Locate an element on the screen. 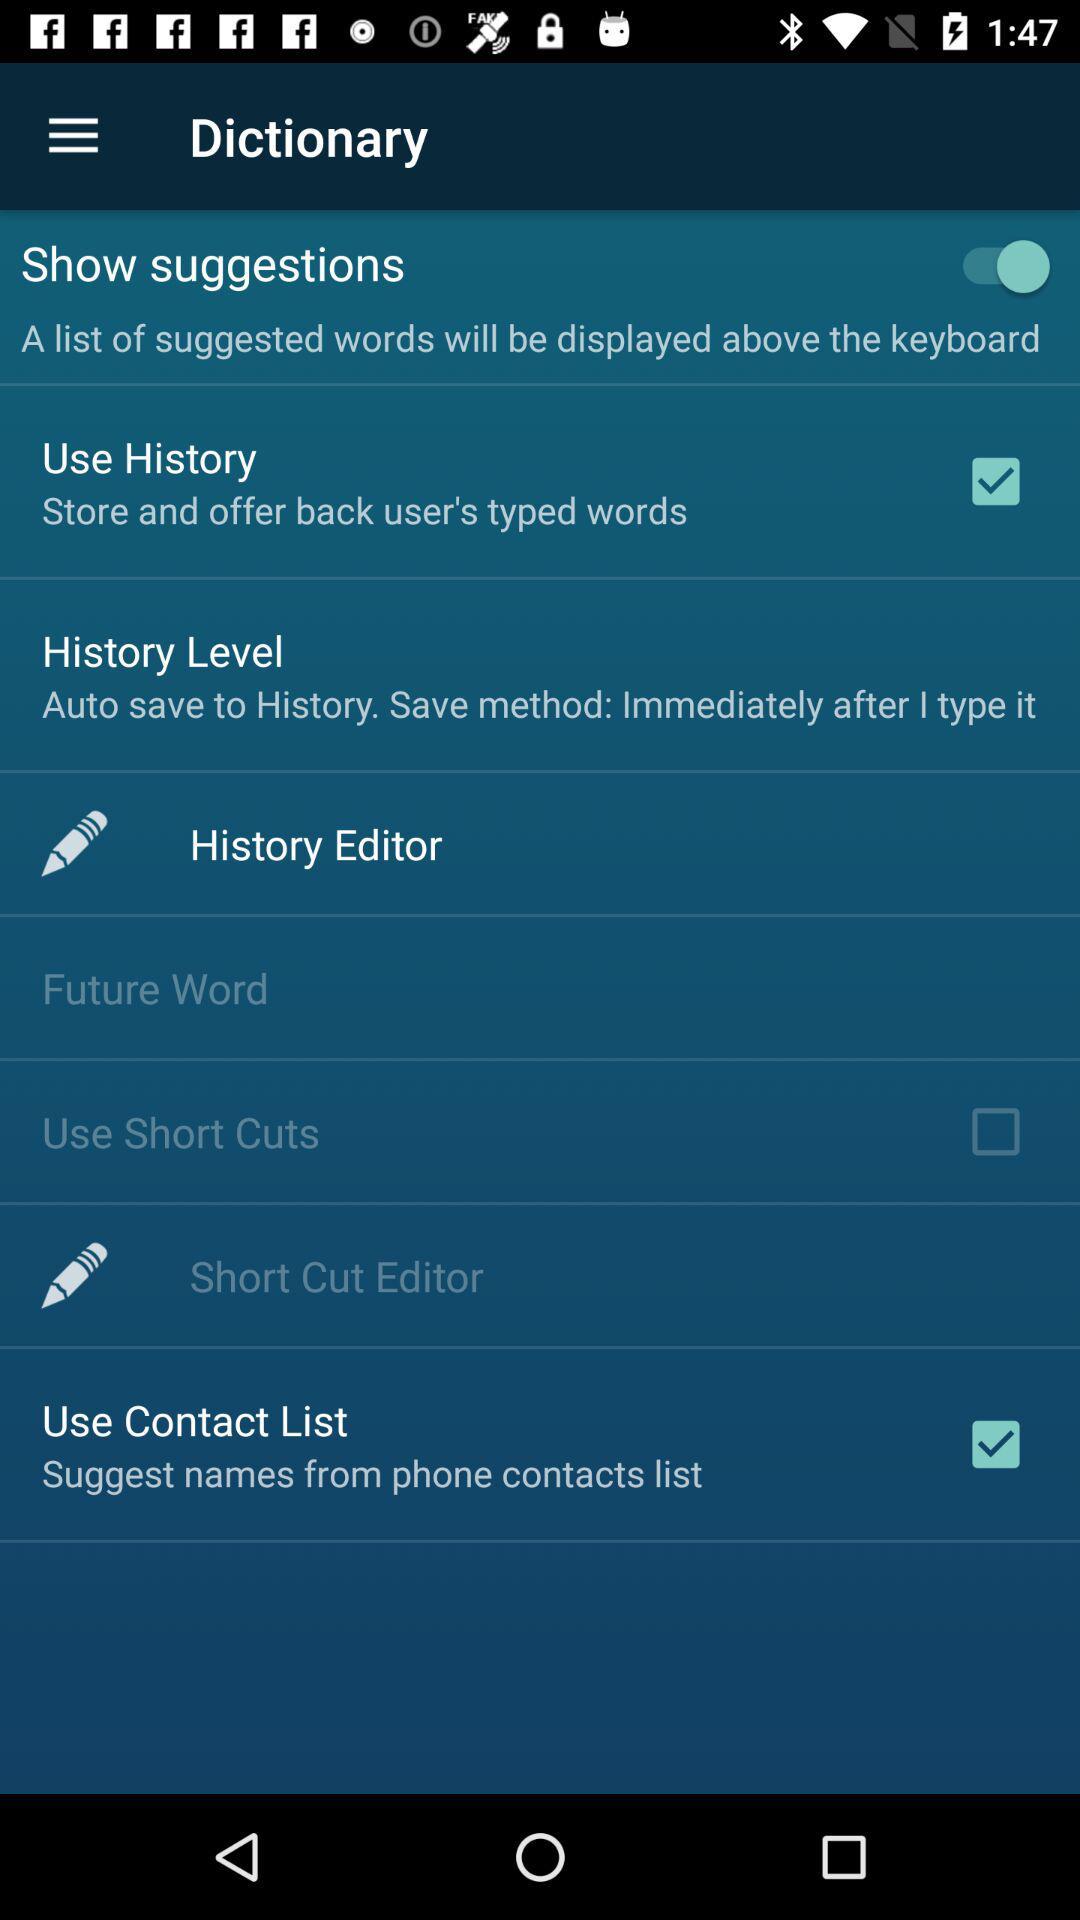 The image size is (1080, 1920). auto save to at the center is located at coordinates (538, 703).